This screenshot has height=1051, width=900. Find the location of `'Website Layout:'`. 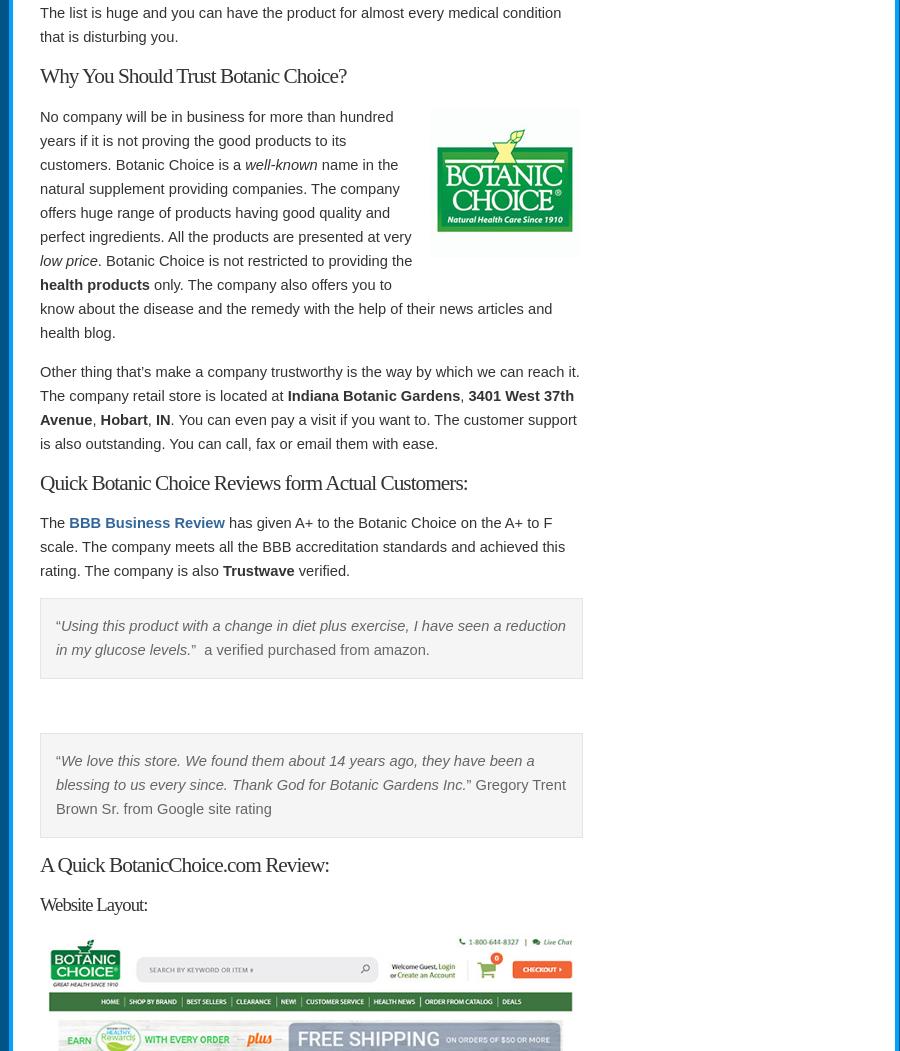

'Website Layout:' is located at coordinates (92, 903).